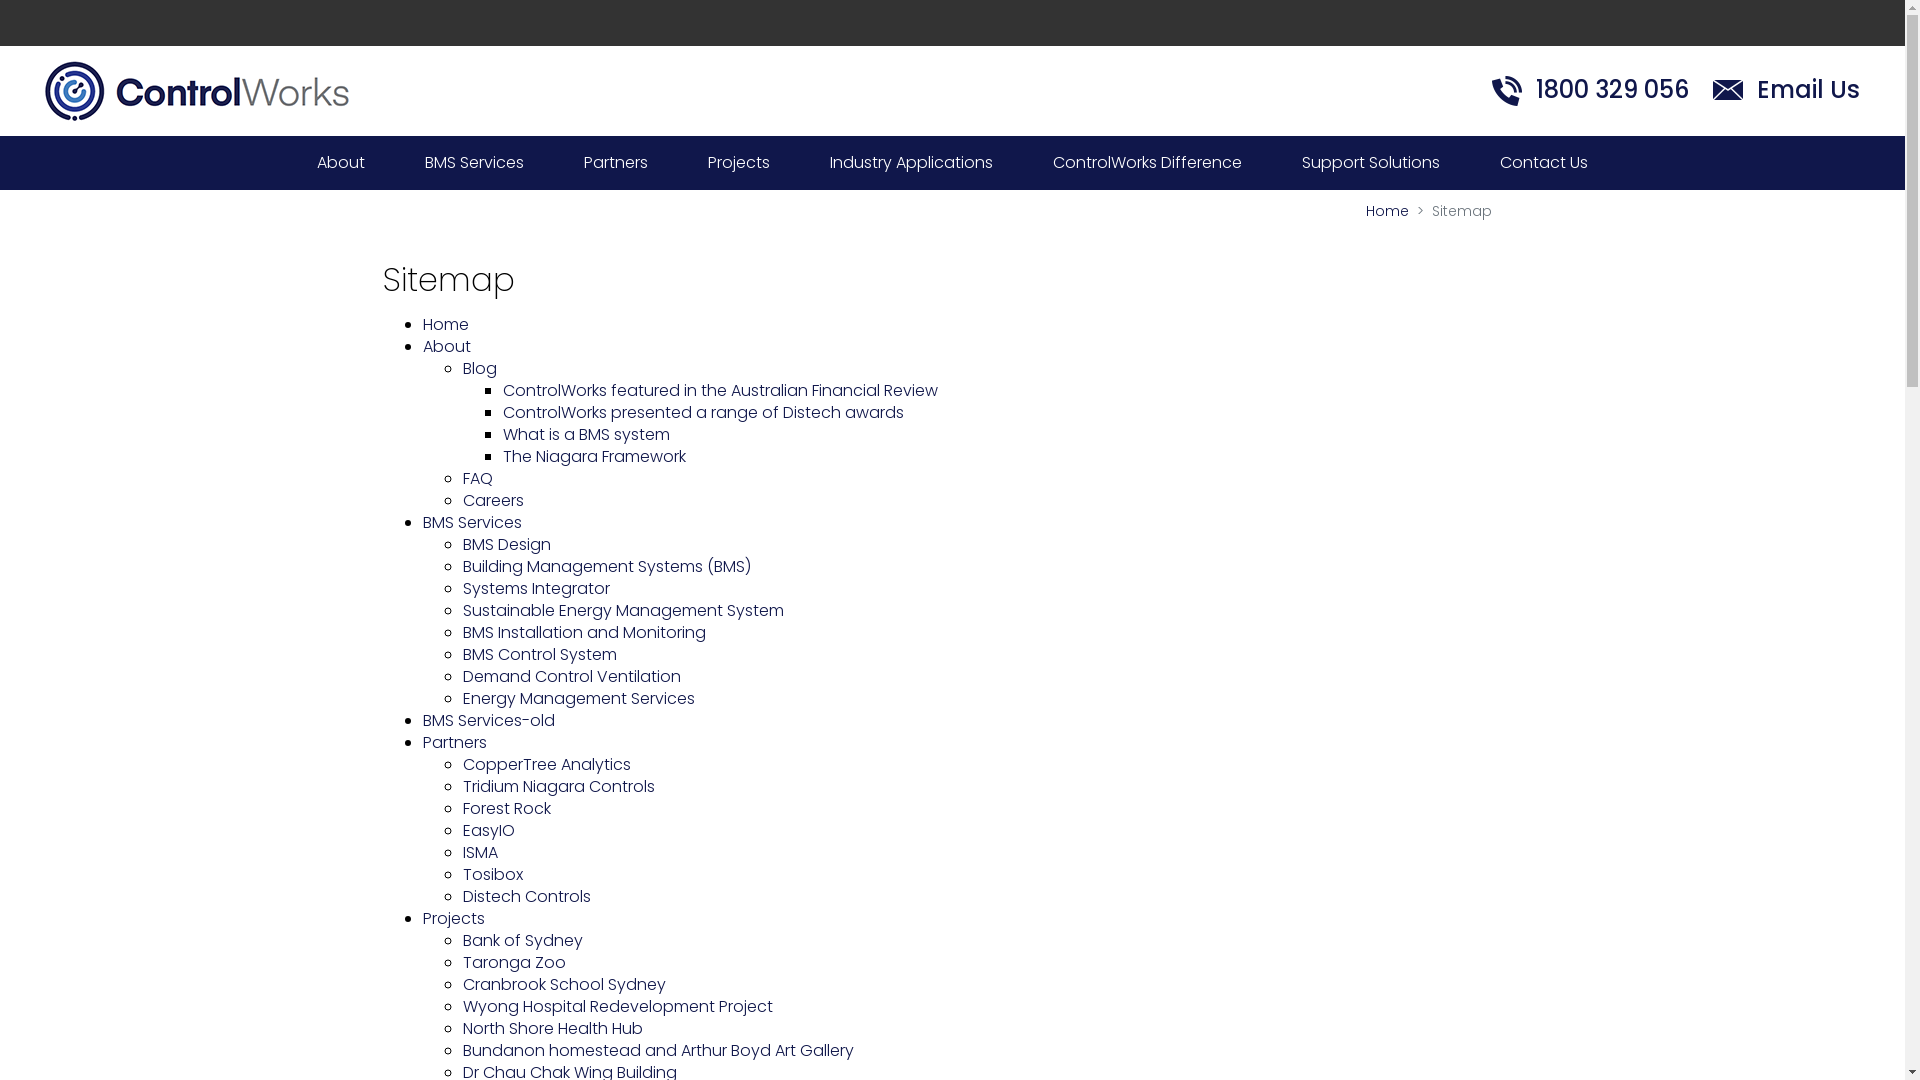  Describe the element at coordinates (526, 895) in the screenshot. I see `'Distech Controls'` at that location.